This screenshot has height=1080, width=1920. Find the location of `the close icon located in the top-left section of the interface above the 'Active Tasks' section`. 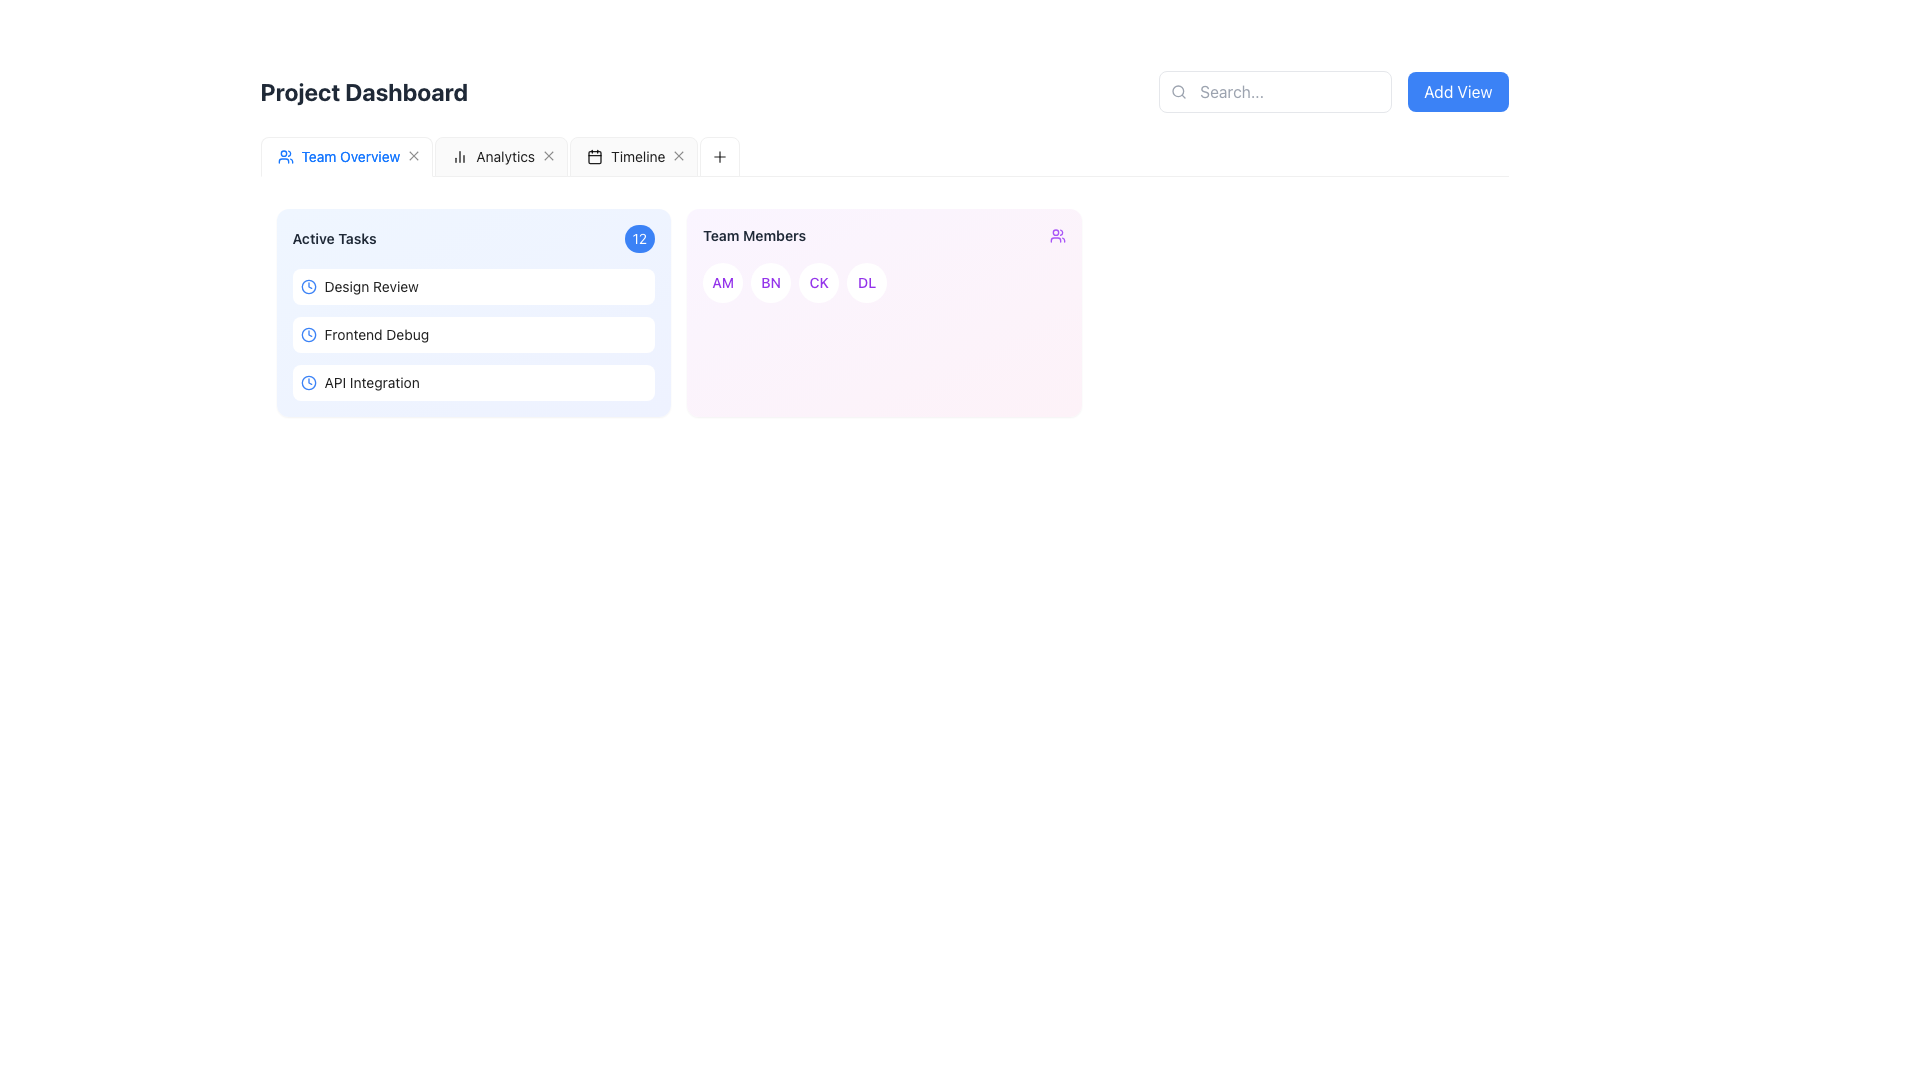

the close icon located in the top-left section of the interface above the 'Active Tasks' section is located at coordinates (549, 155).